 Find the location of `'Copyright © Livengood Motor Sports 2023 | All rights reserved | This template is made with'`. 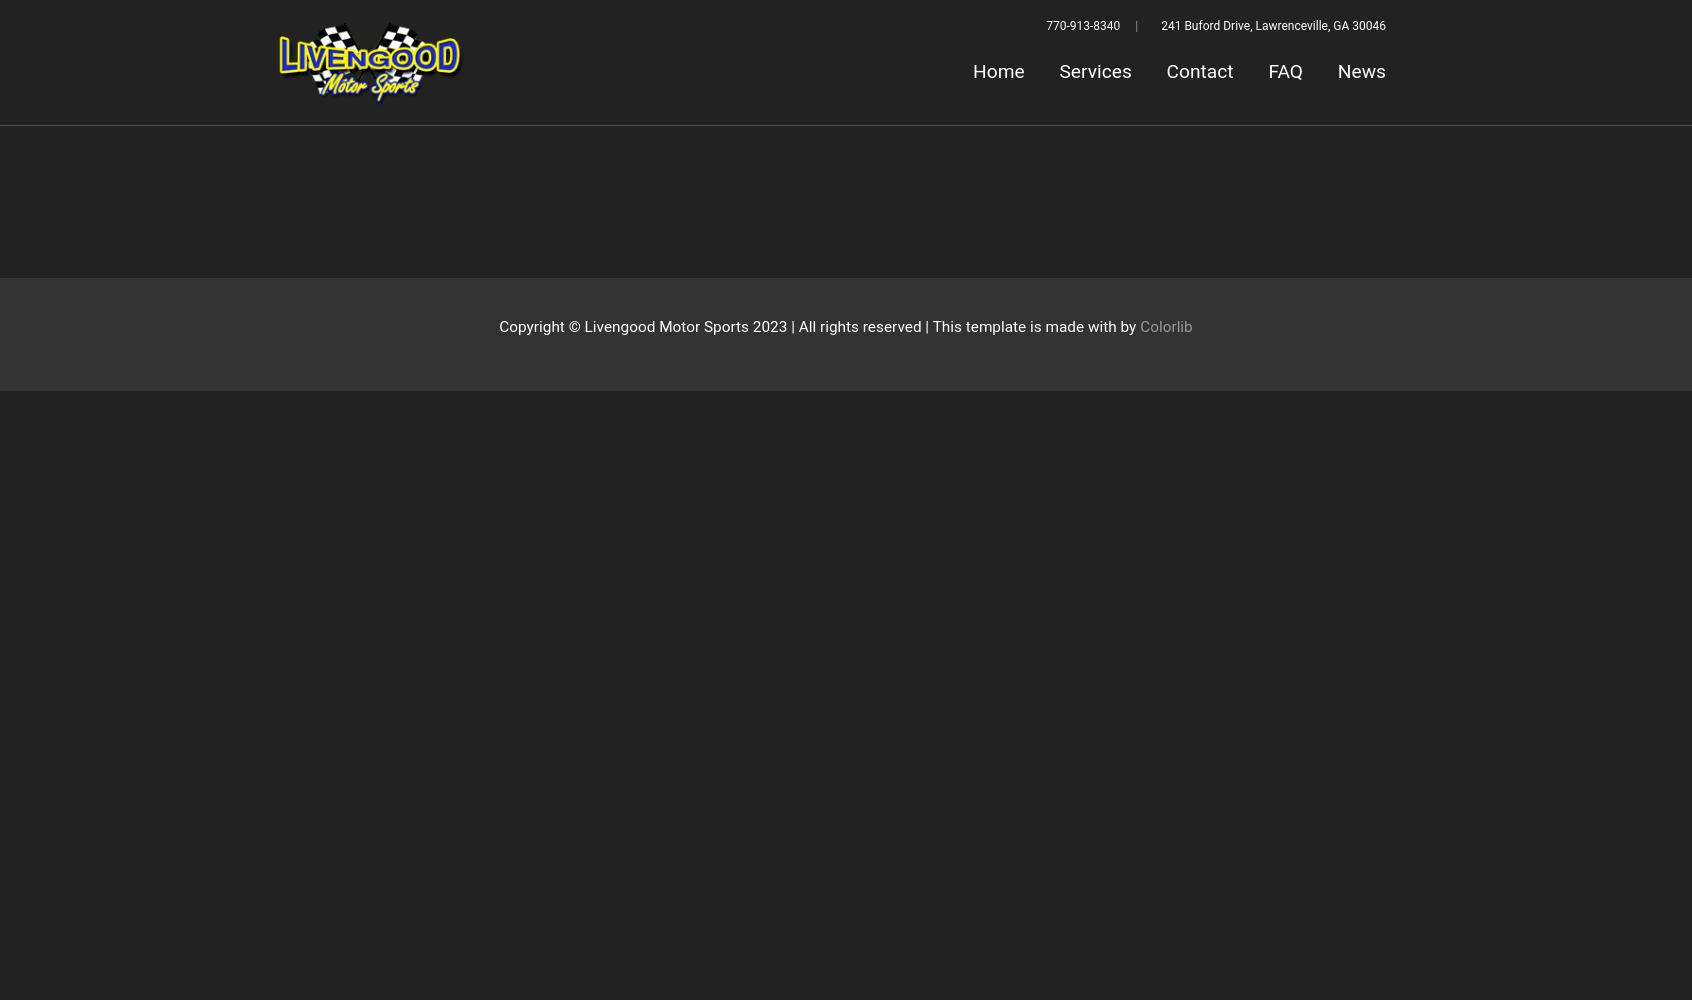

'Copyright © Livengood Motor Sports 2023 | All rights reserved | This template is made with' is located at coordinates (809, 326).